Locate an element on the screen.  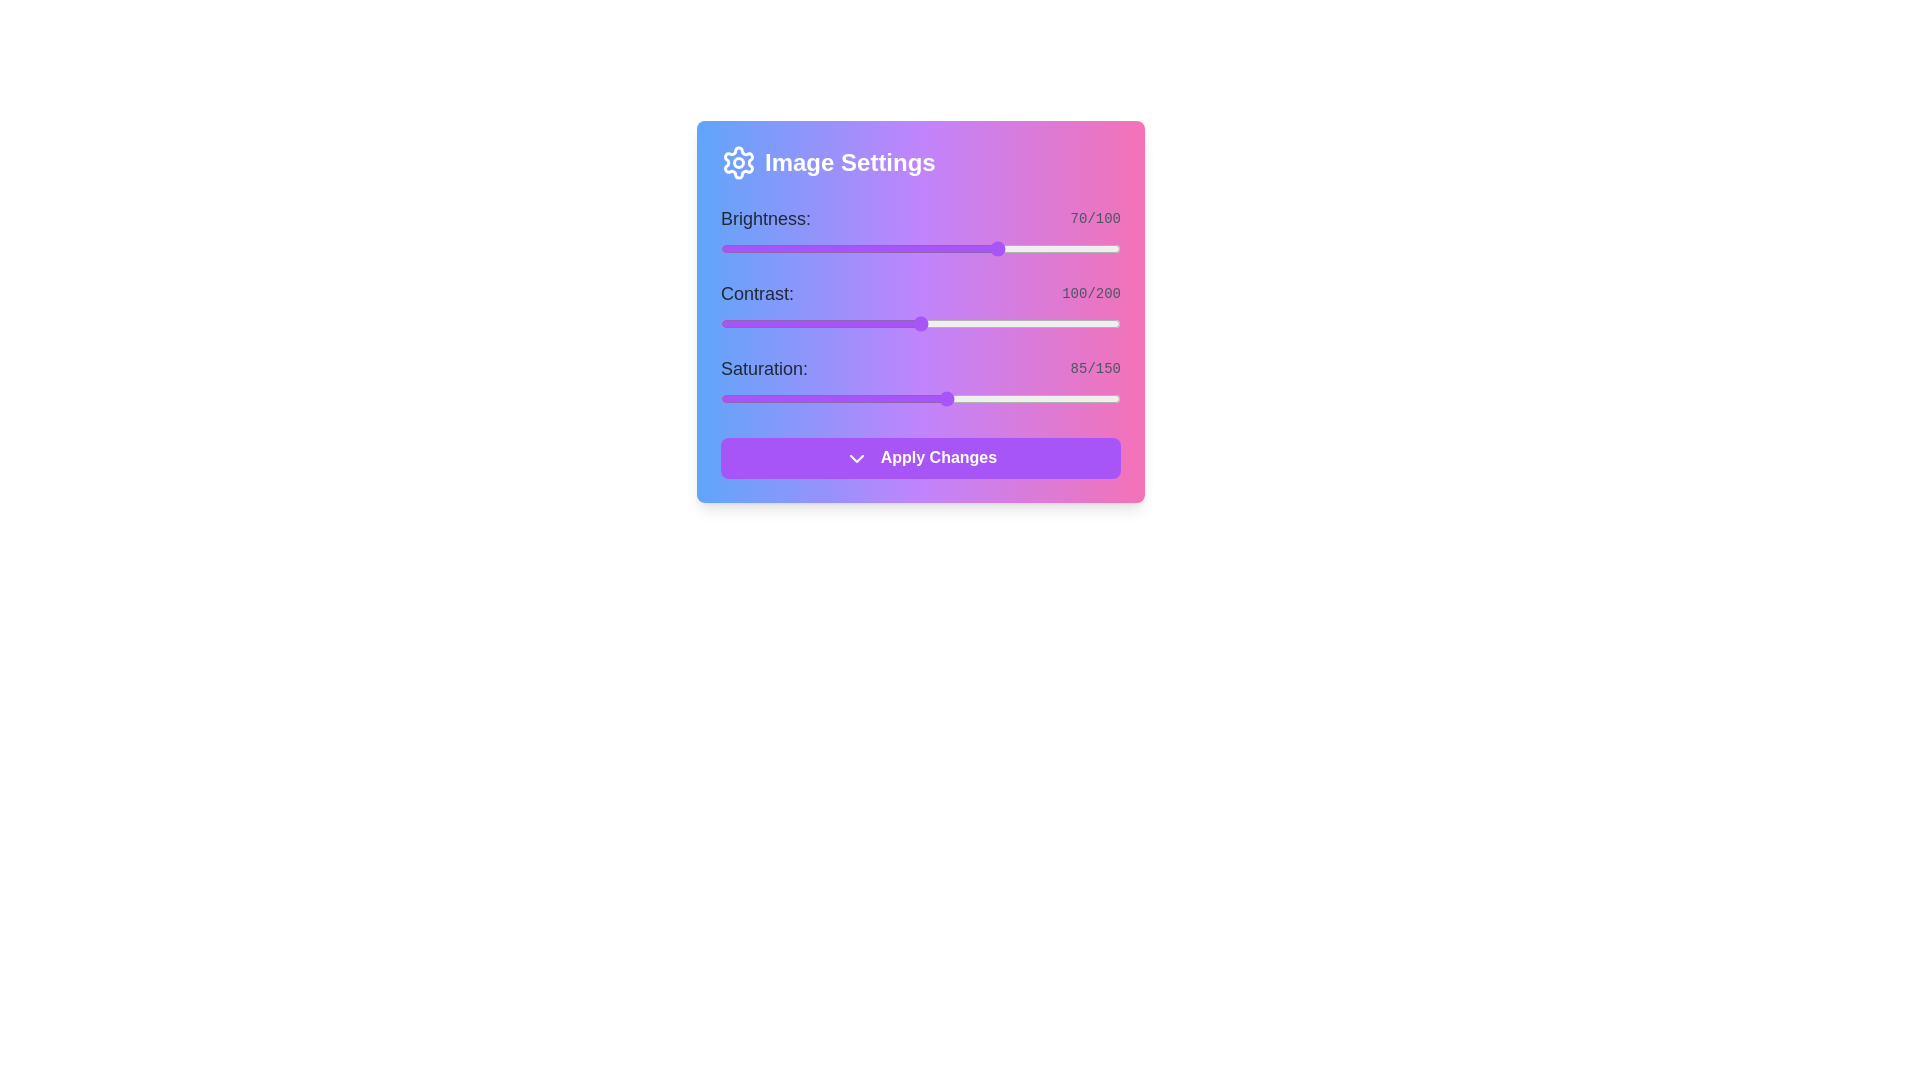
the contrast slider to 156 value is located at coordinates (1032, 323).